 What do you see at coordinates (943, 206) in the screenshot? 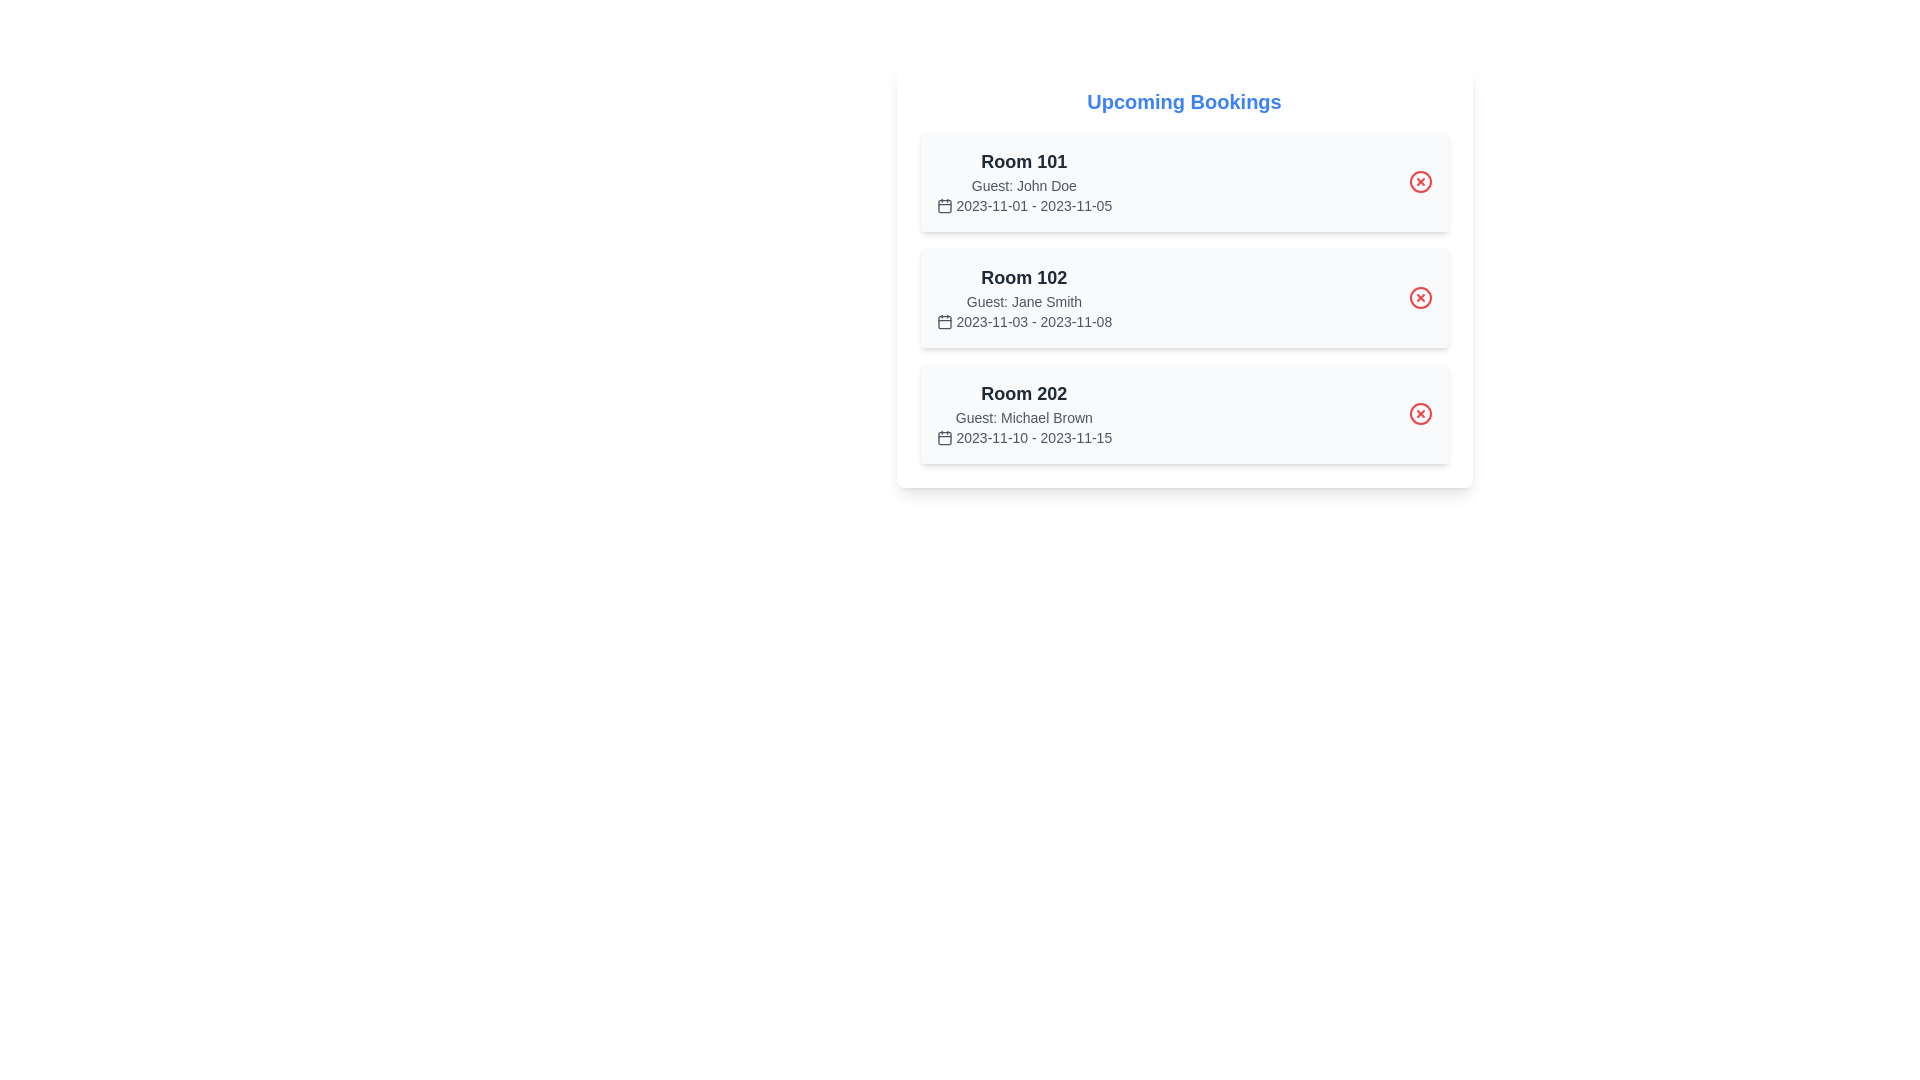
I see `rounded rectangle element within the calendar icon located to the left of the booking details text using the browser developer tools` at bounding box center [943, 206].